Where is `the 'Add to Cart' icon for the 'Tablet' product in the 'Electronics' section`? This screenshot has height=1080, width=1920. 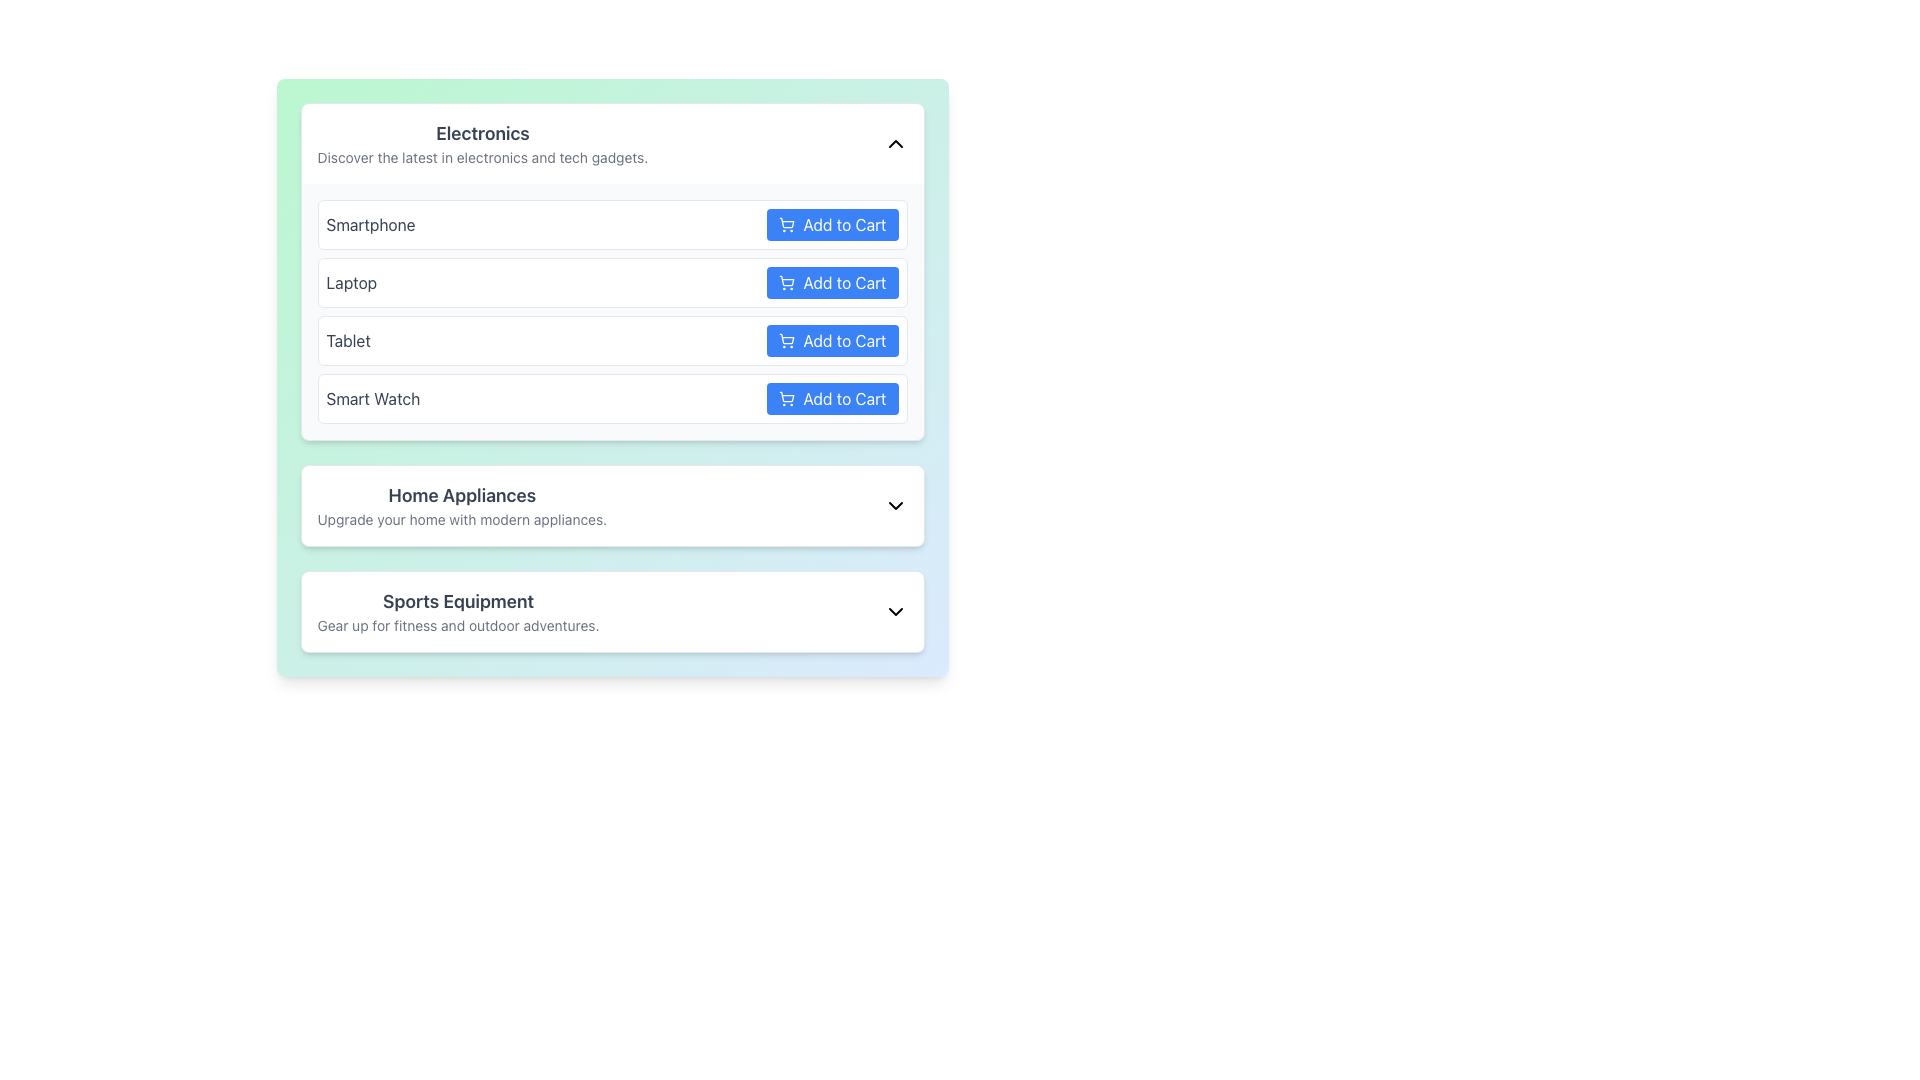
the 'Add to Cart' icon for the 'Tablet' product in the 'Electronics' section is located at coordinates (786, 338).